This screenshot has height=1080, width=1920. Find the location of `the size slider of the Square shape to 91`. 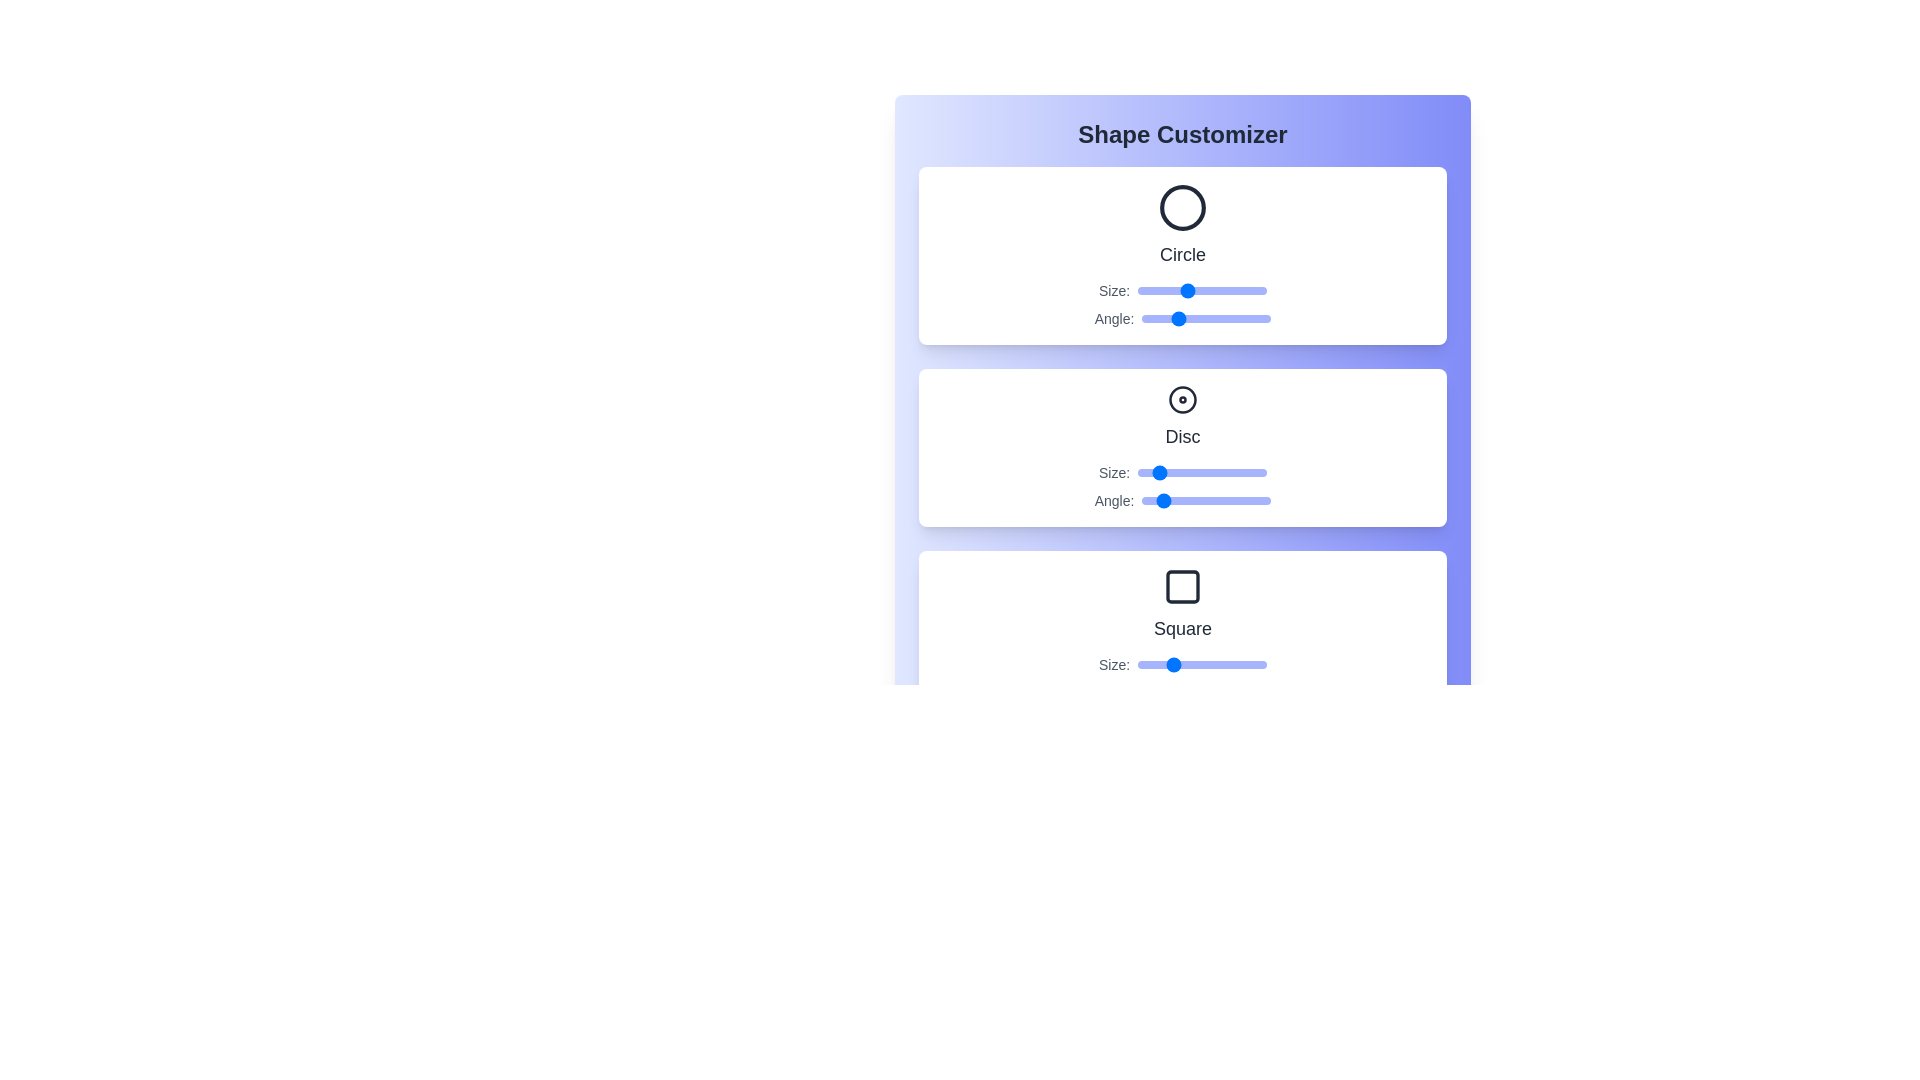

the size slider of the Square shape to 91 is located at coordinates (1251, 664).